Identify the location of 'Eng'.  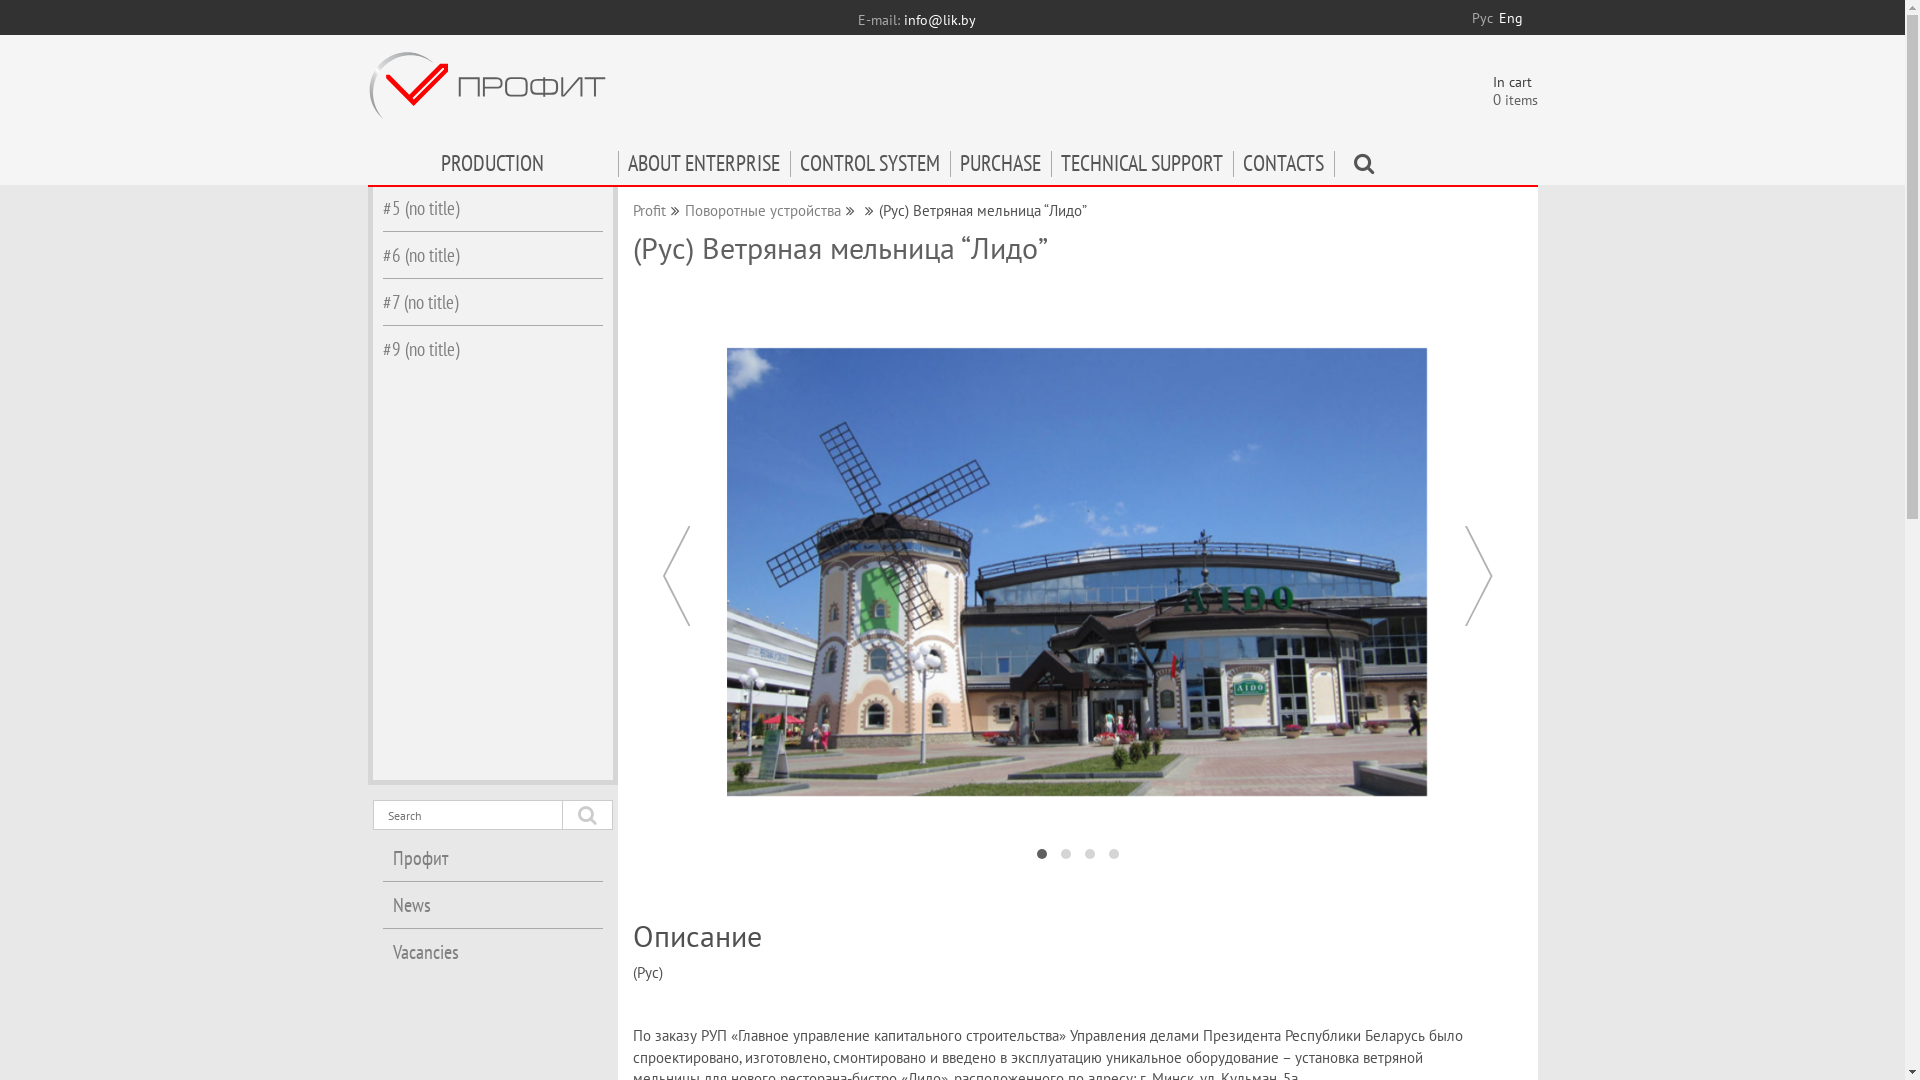
(1510, 18).